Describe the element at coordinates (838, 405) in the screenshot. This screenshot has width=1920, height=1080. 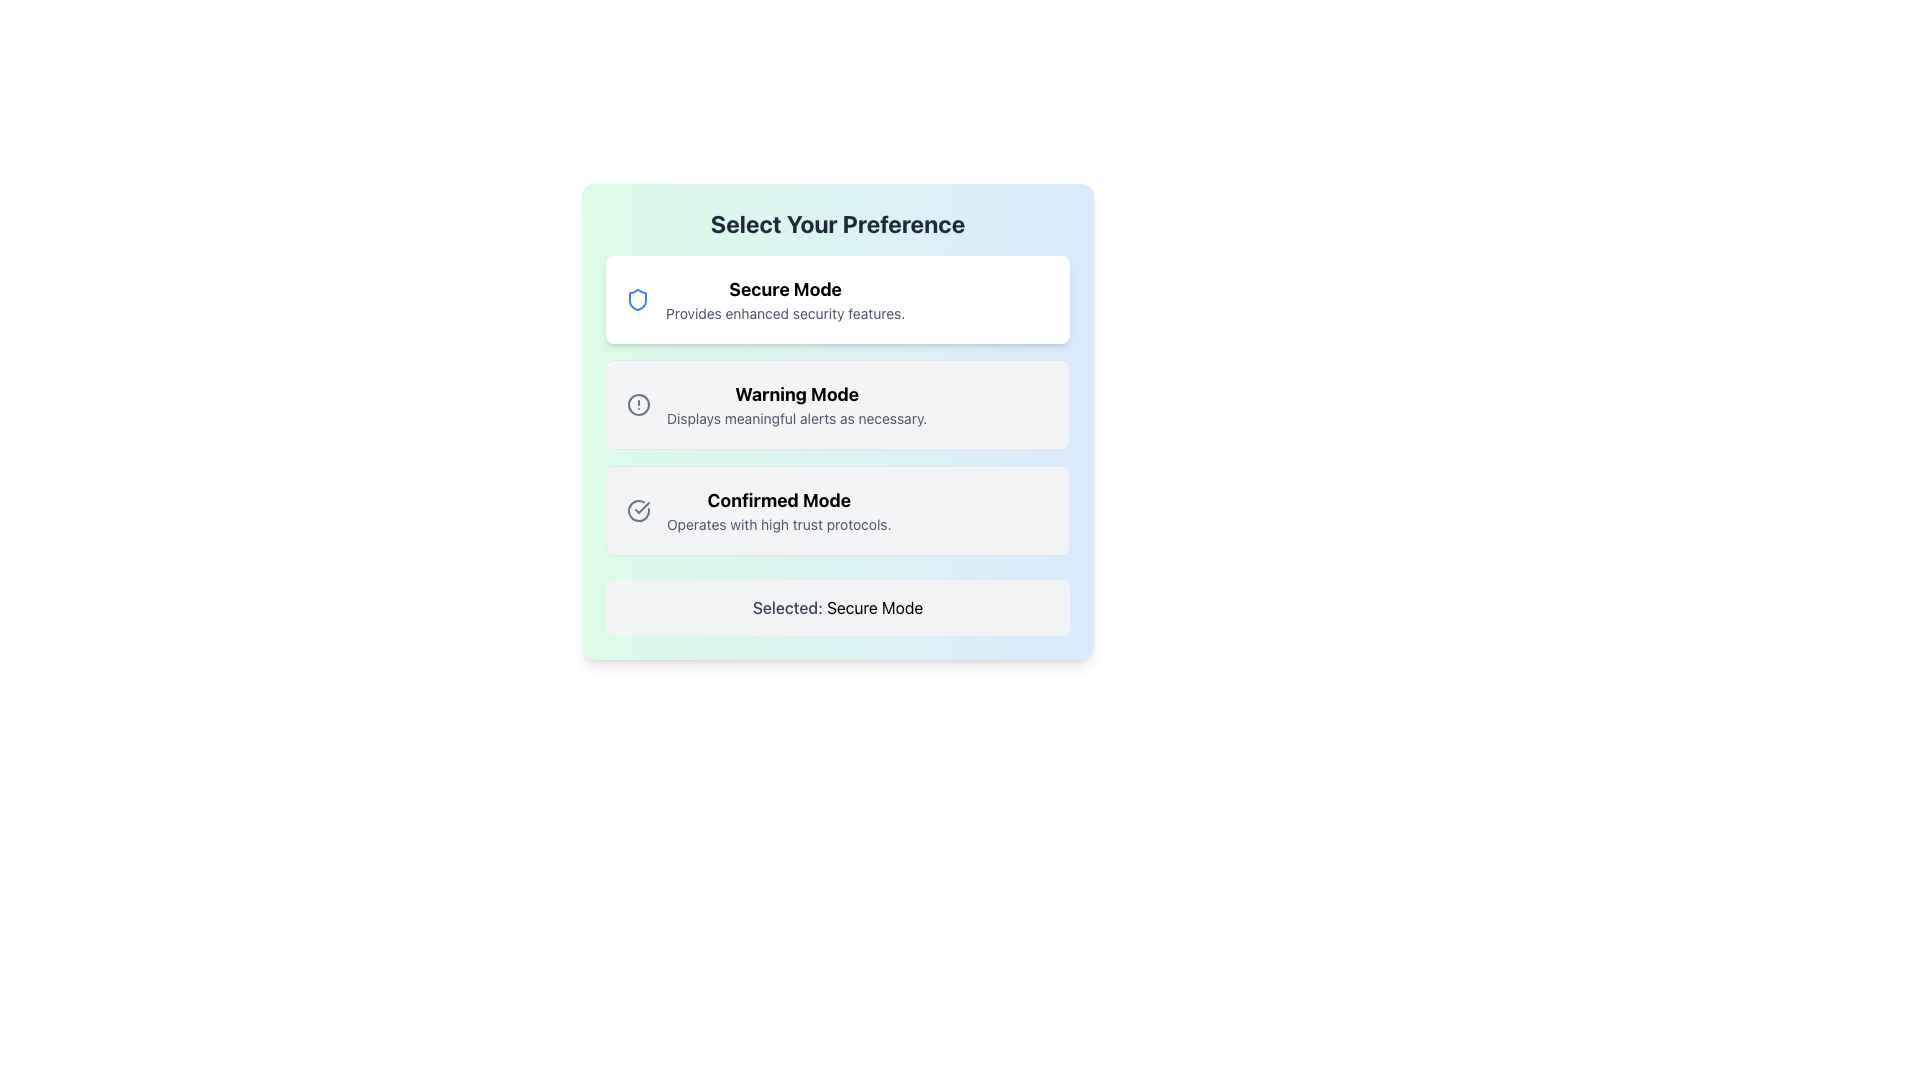
I see `to select the 'Warning Mode' option, which is the second selectable option in a vertical stack, featuring a bold title and an alert icon` at that location.